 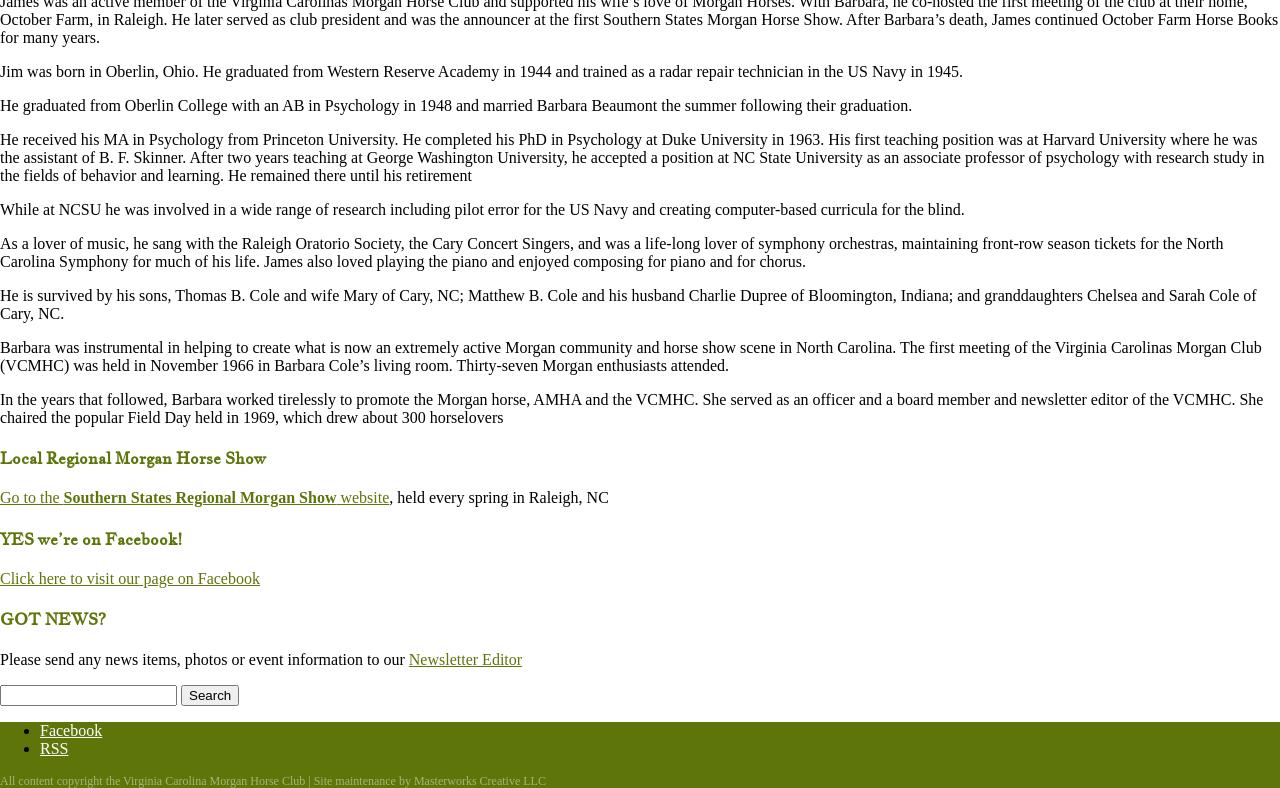 What do you see at coordinates (54, 747) in the screenshot?
I see `'RSS'` at bounding box center [54, 747].